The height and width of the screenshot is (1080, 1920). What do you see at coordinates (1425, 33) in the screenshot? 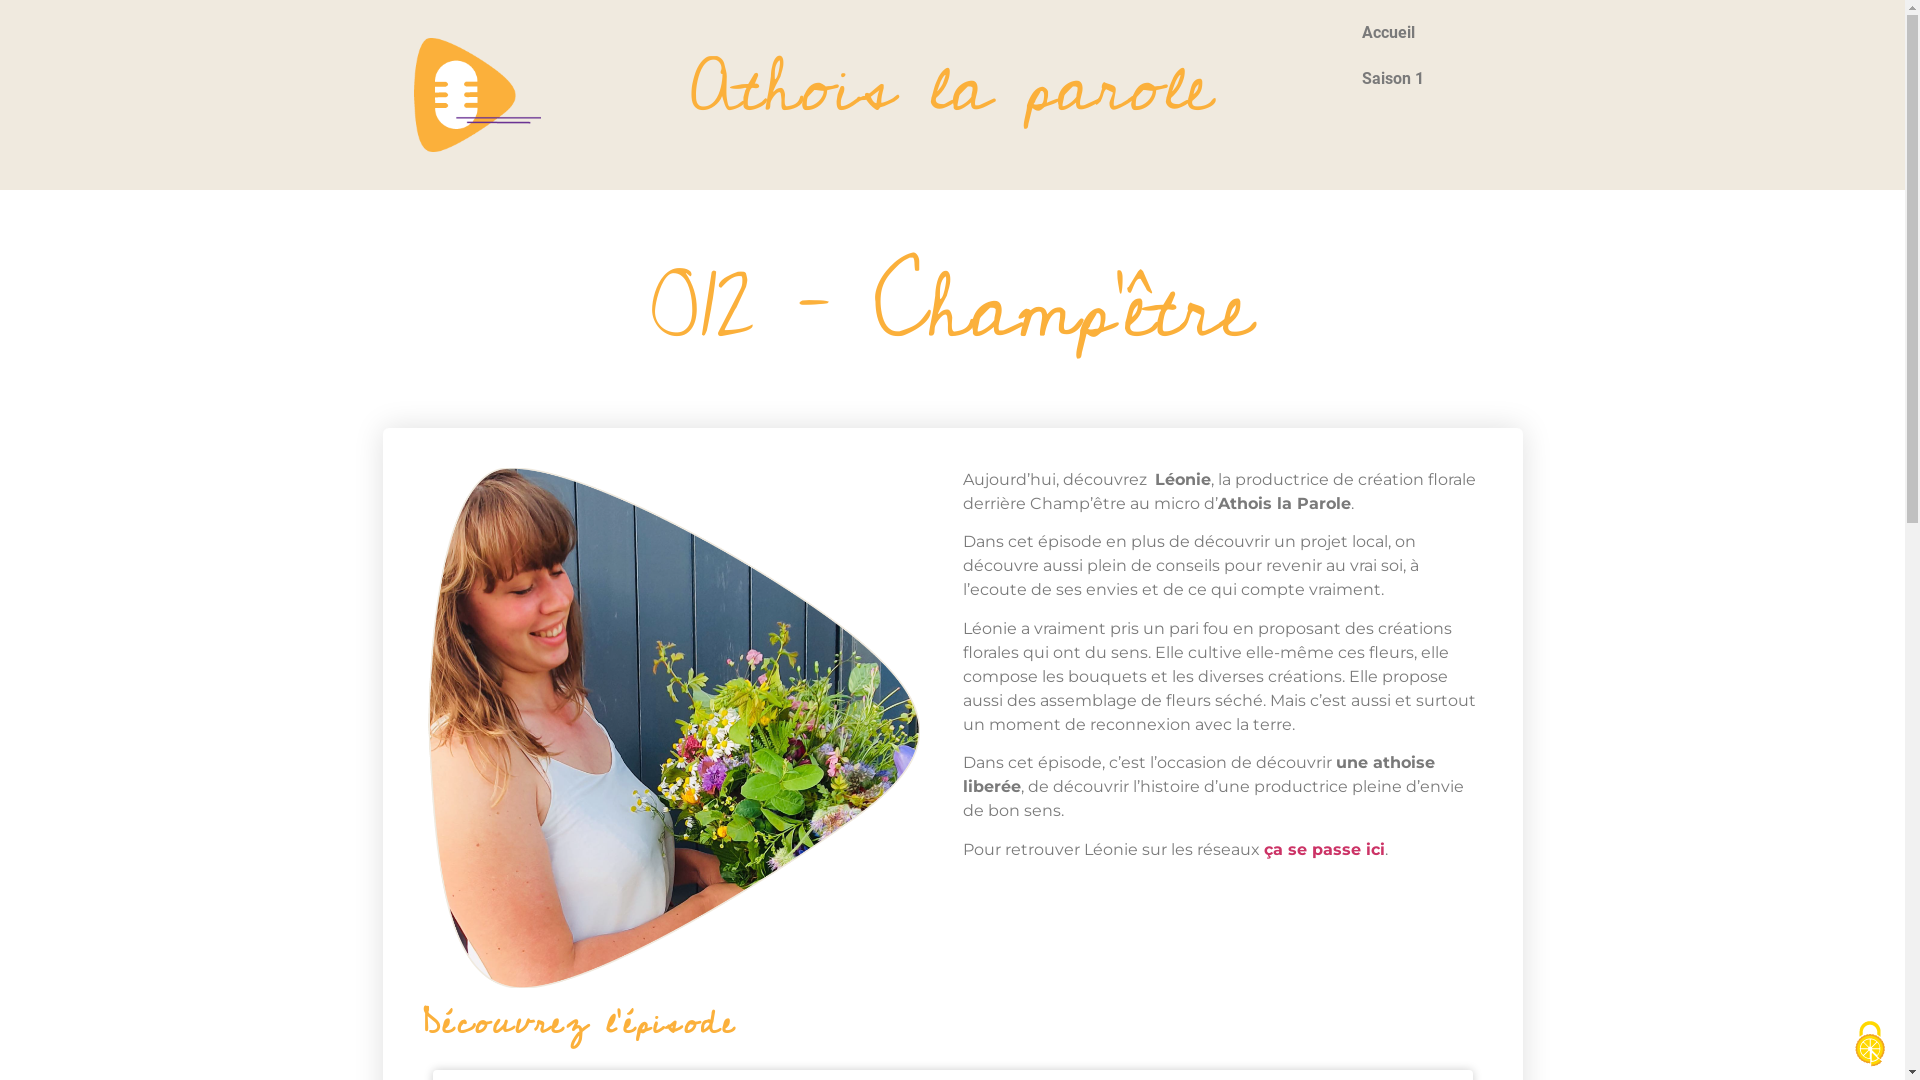
I see `'Accueil'` at bounding box center [1425, 33].